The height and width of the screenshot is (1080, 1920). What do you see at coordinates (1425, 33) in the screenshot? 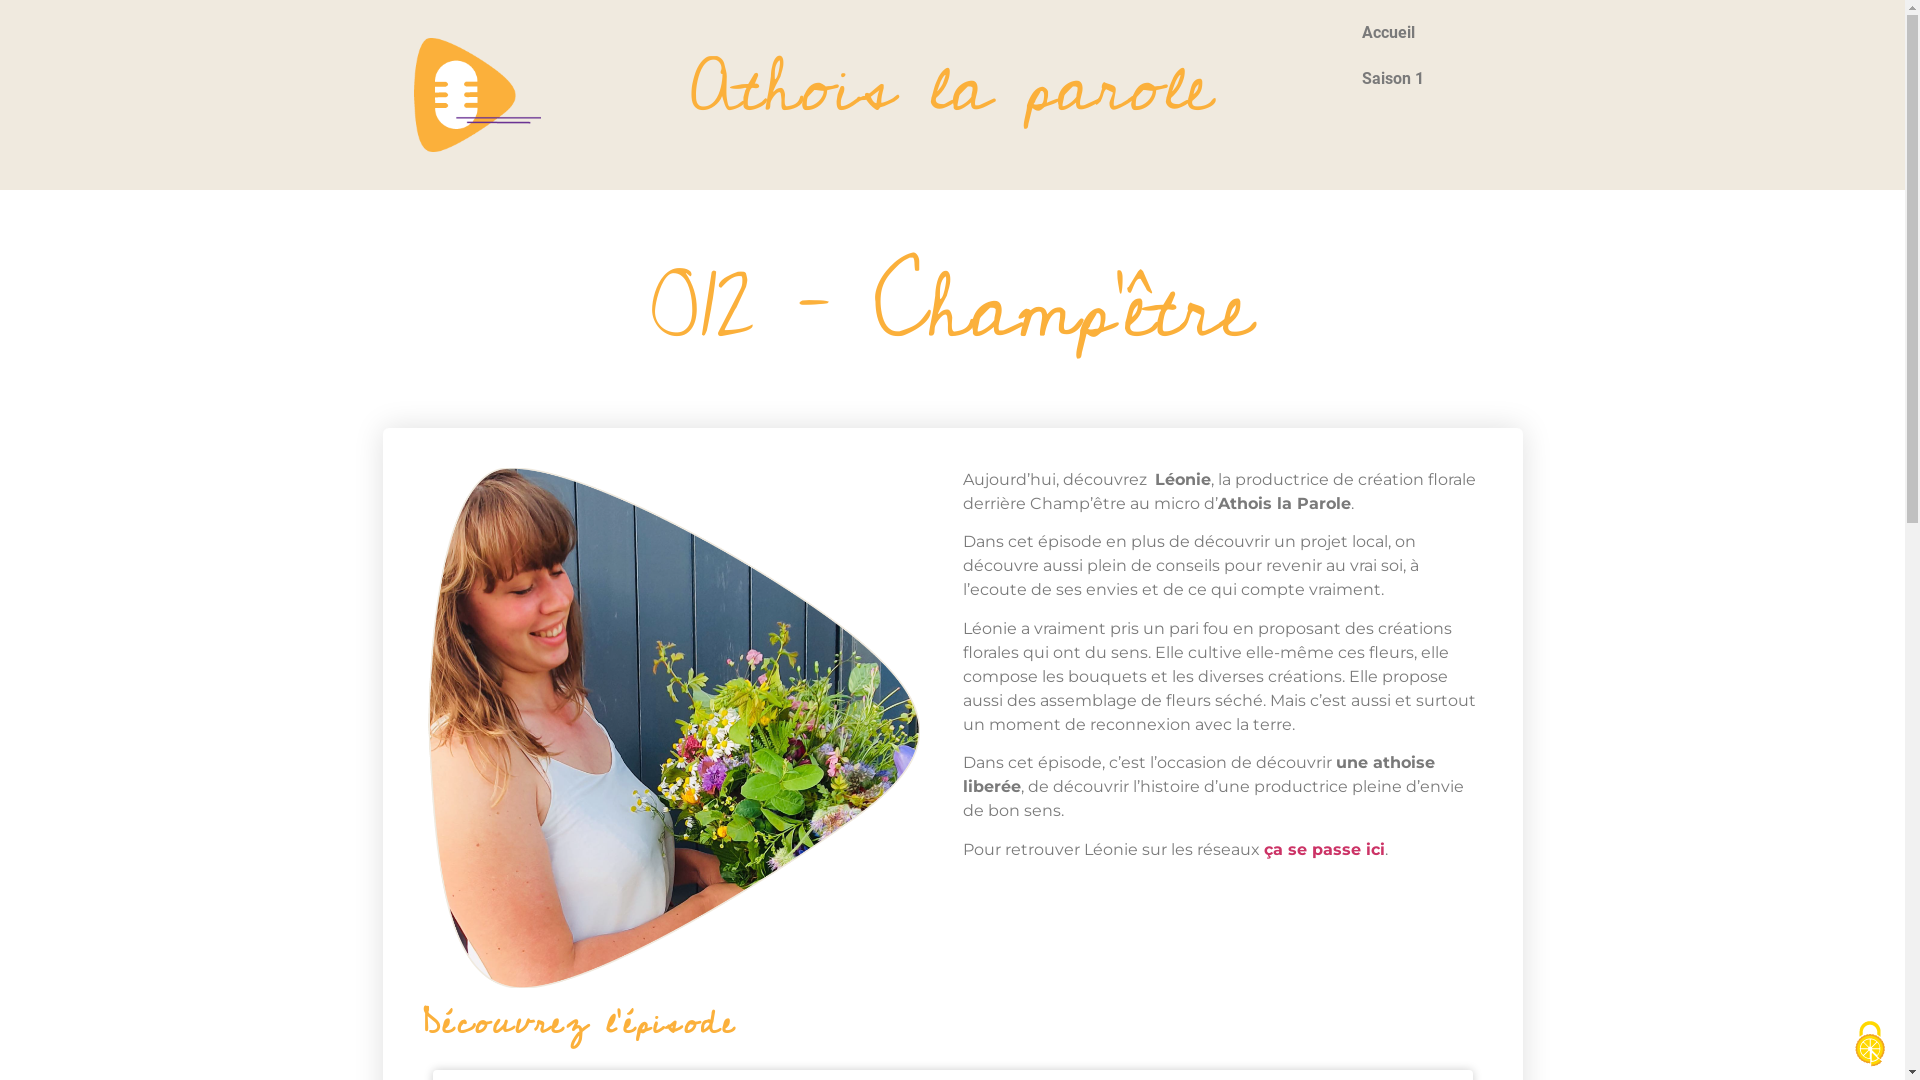
I see `'Accueil'` at bounding box center [1425, 33].